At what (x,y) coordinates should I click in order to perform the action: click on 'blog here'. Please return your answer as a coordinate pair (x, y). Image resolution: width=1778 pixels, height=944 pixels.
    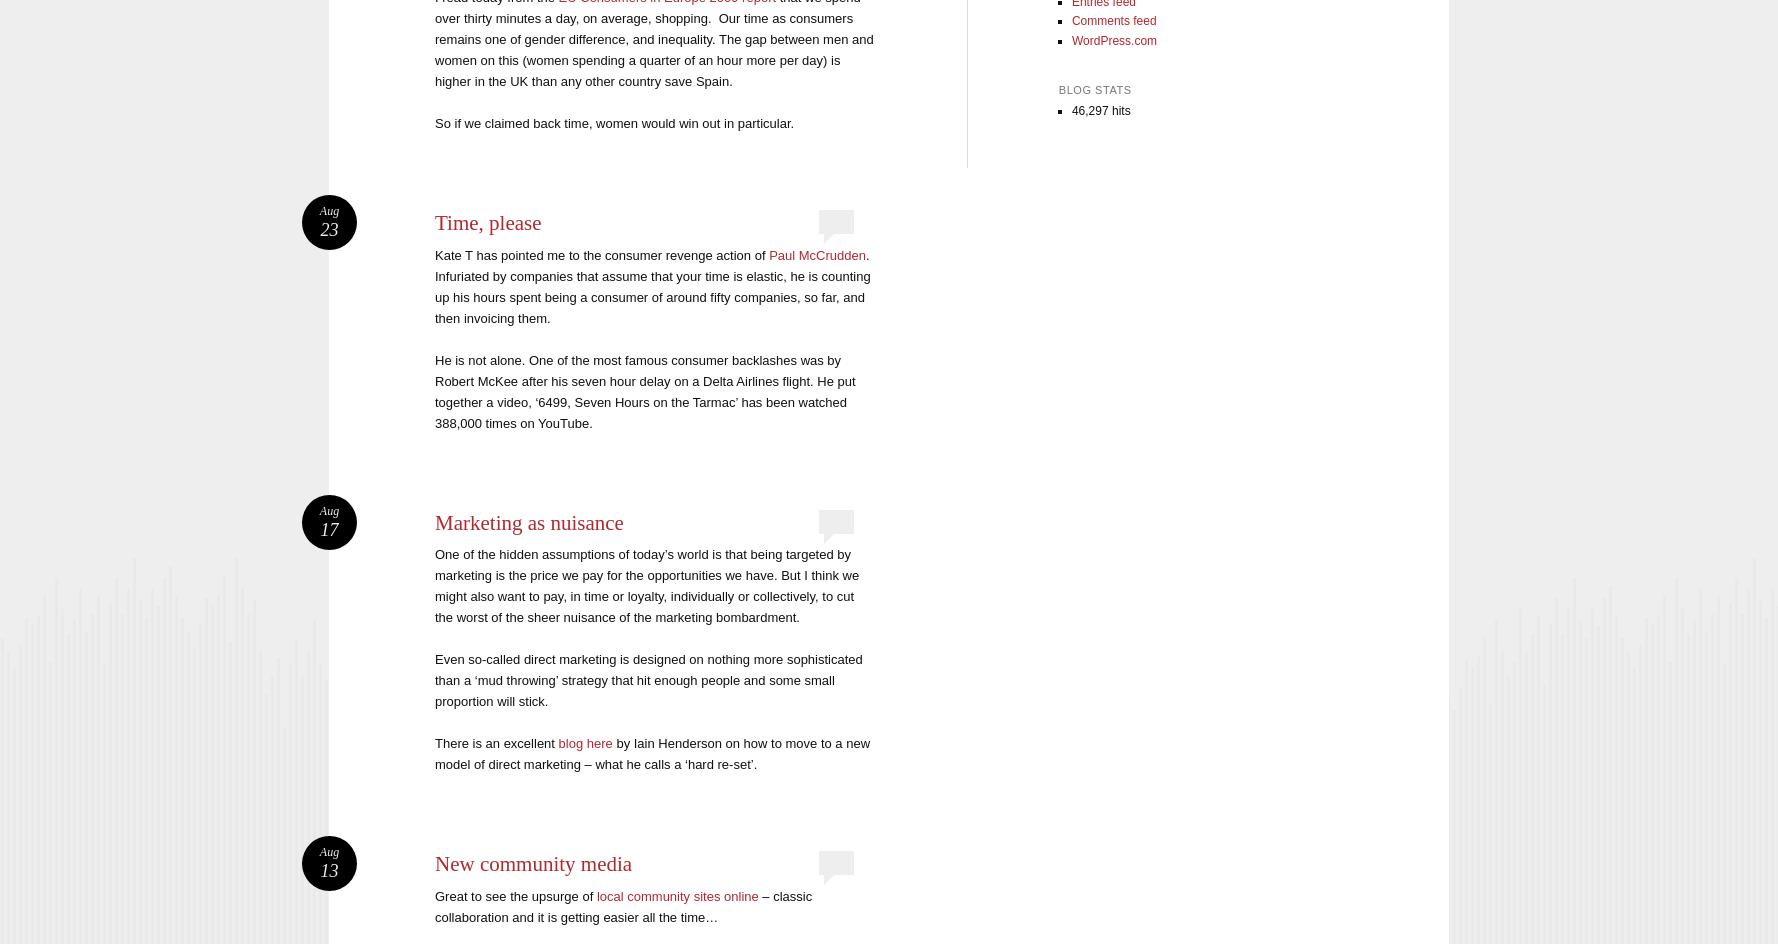
    Looking at the image, I should click on (557, 742).